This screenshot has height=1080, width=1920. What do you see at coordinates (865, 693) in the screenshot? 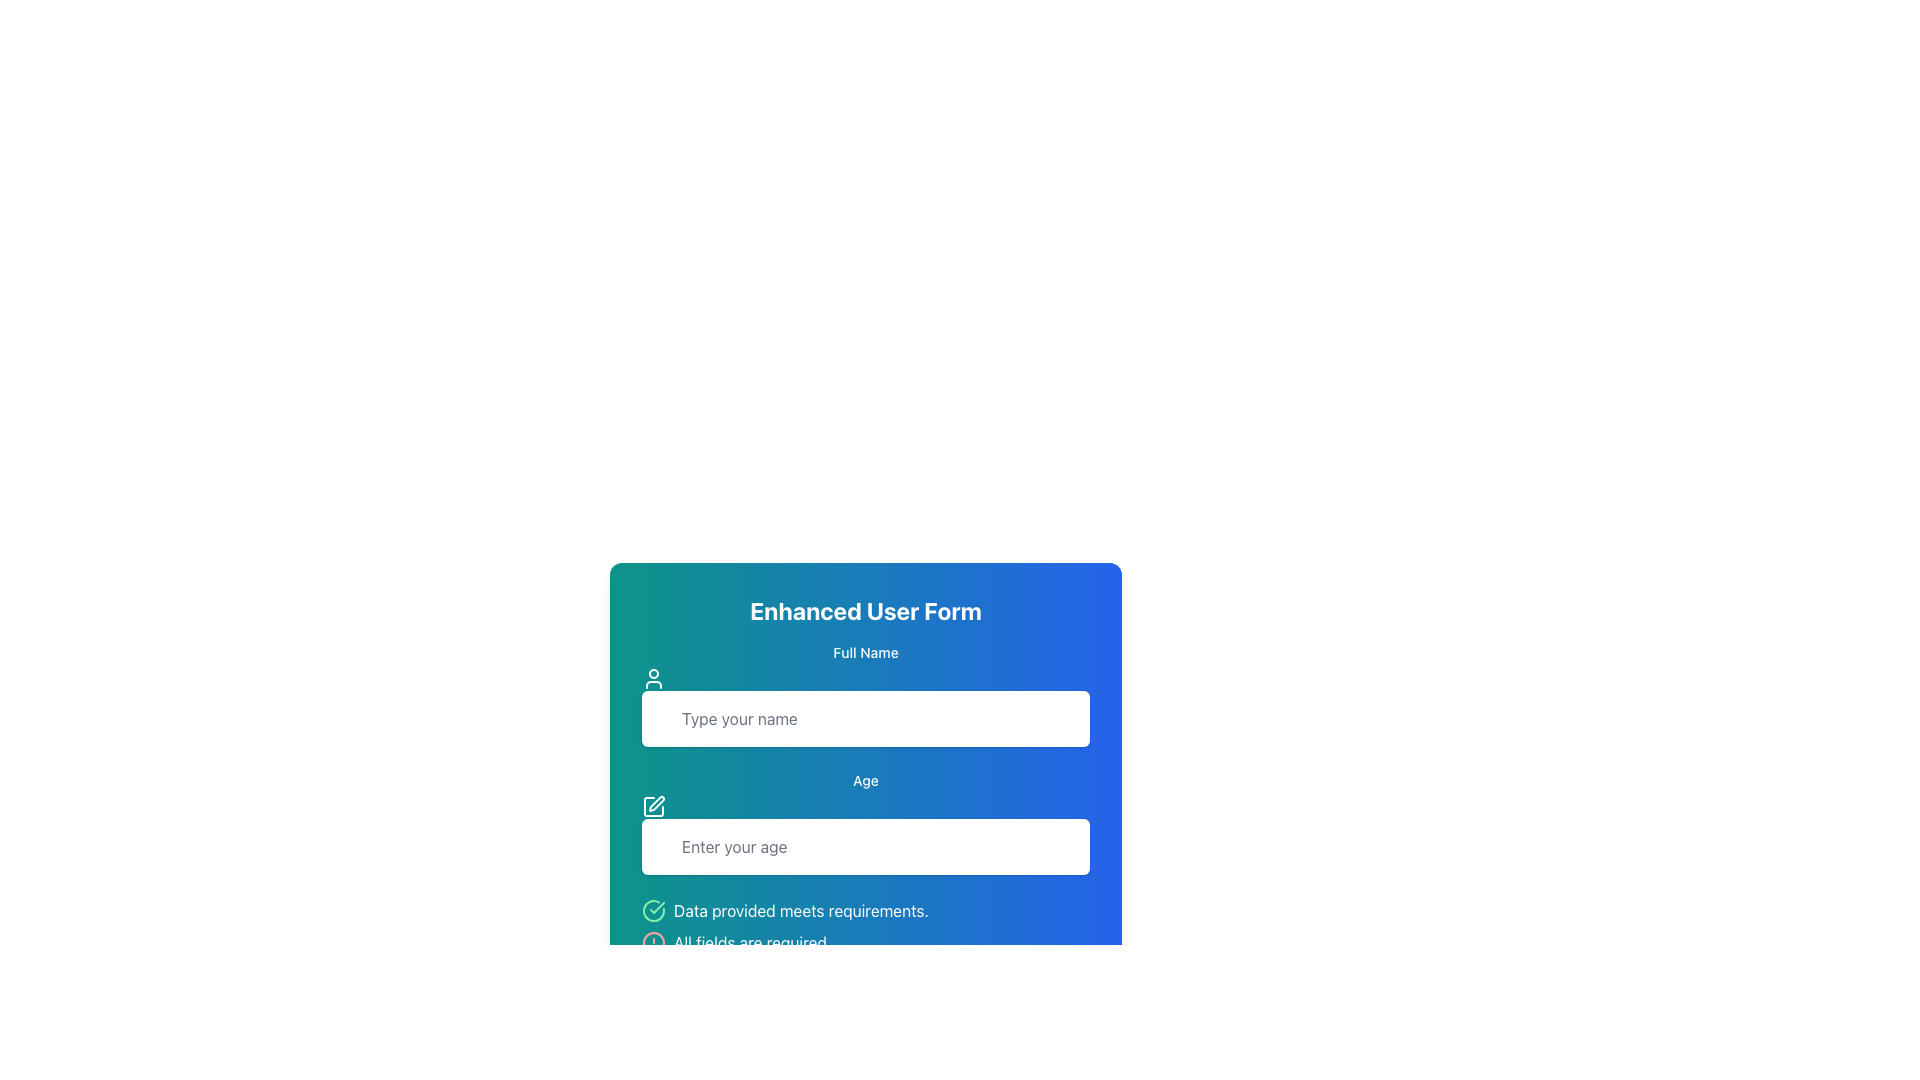
I see `the text input field for the user's full name, which is located below the 'Full Name' label and above the 'Age' input field` at bounding box center [865, 693].